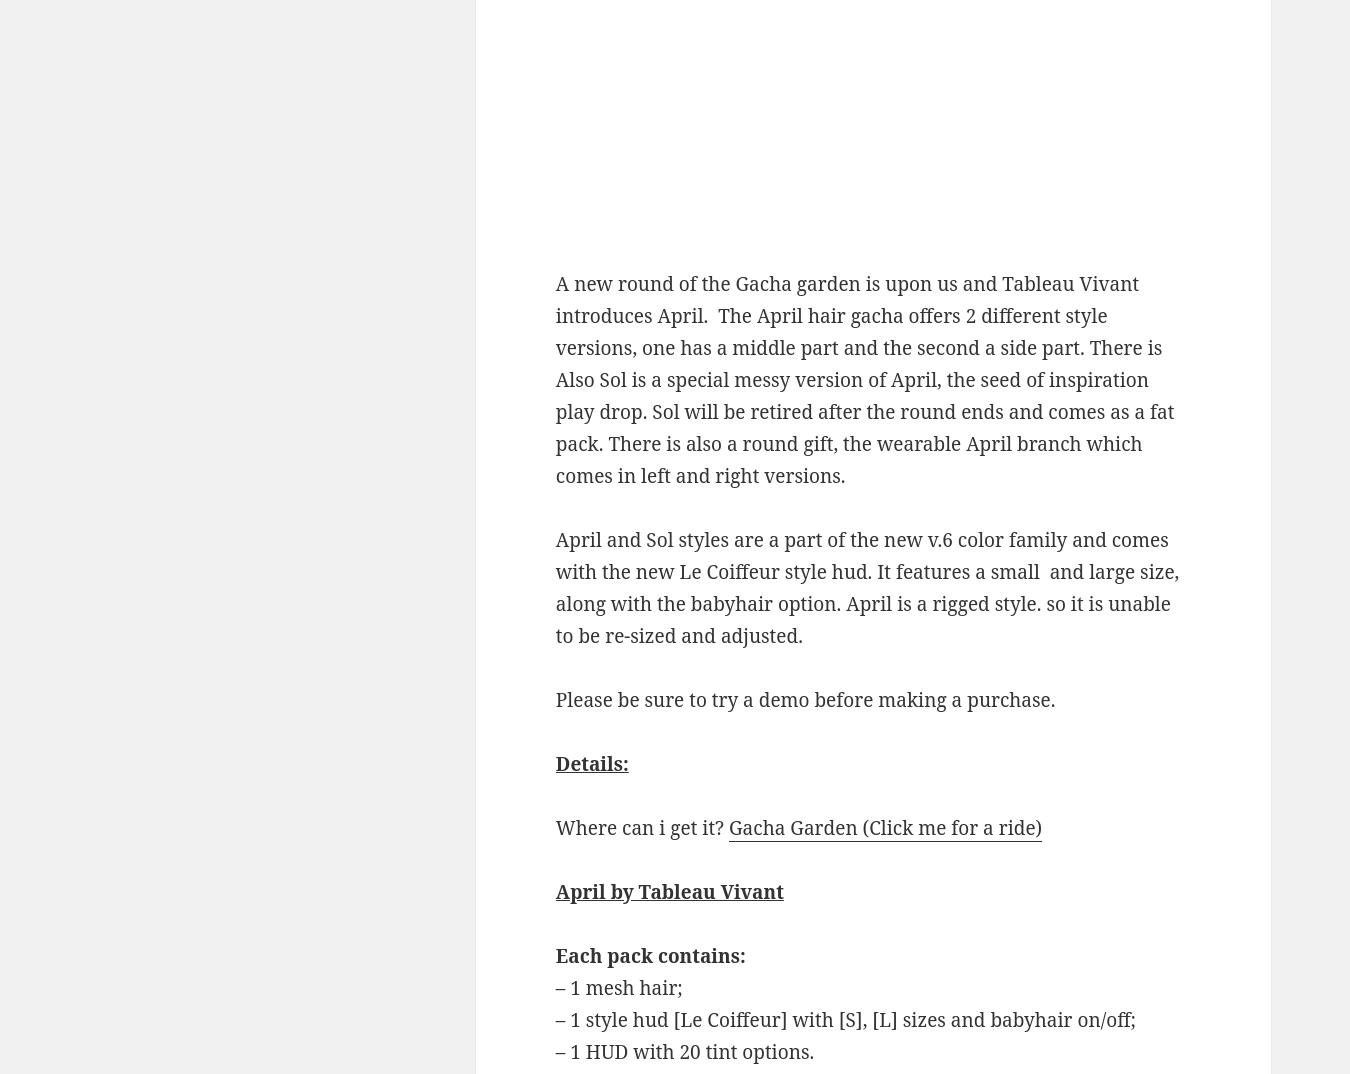 Image resolution: width=1350 pixels, height=1074 pixels. I want to click on 'April and Sol styles are a part of the new v.6 color family and comes with the new Le Coiffeur style hud. It features a small  and large size, along with the babyhair option. April is a rigged style. so it is unable to be re-sized and adjusted.', so click(866, 587).